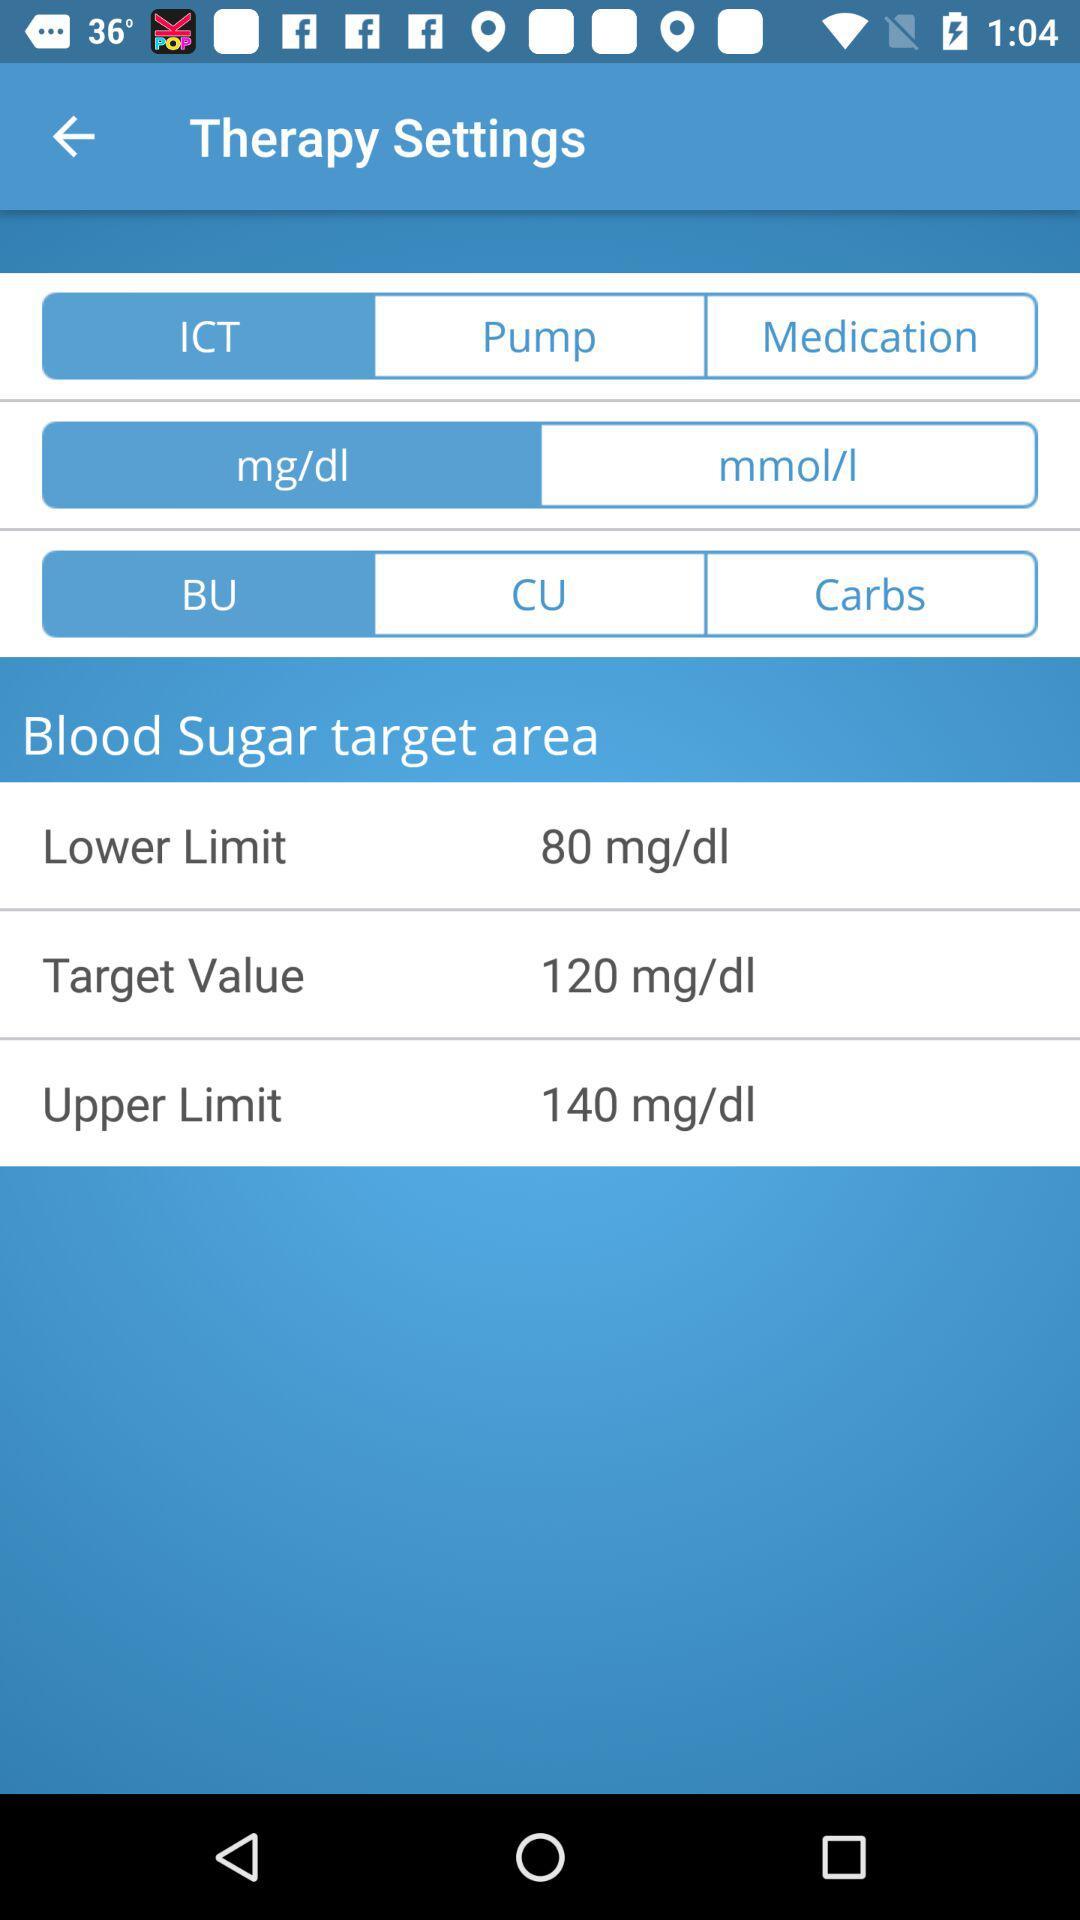 This screenshot has width=1080, height=1920. What do you see at coordinates (538, 593) in the screenshot?
I see `the icon next to the carbs icon` at bounding box center [538, 593].